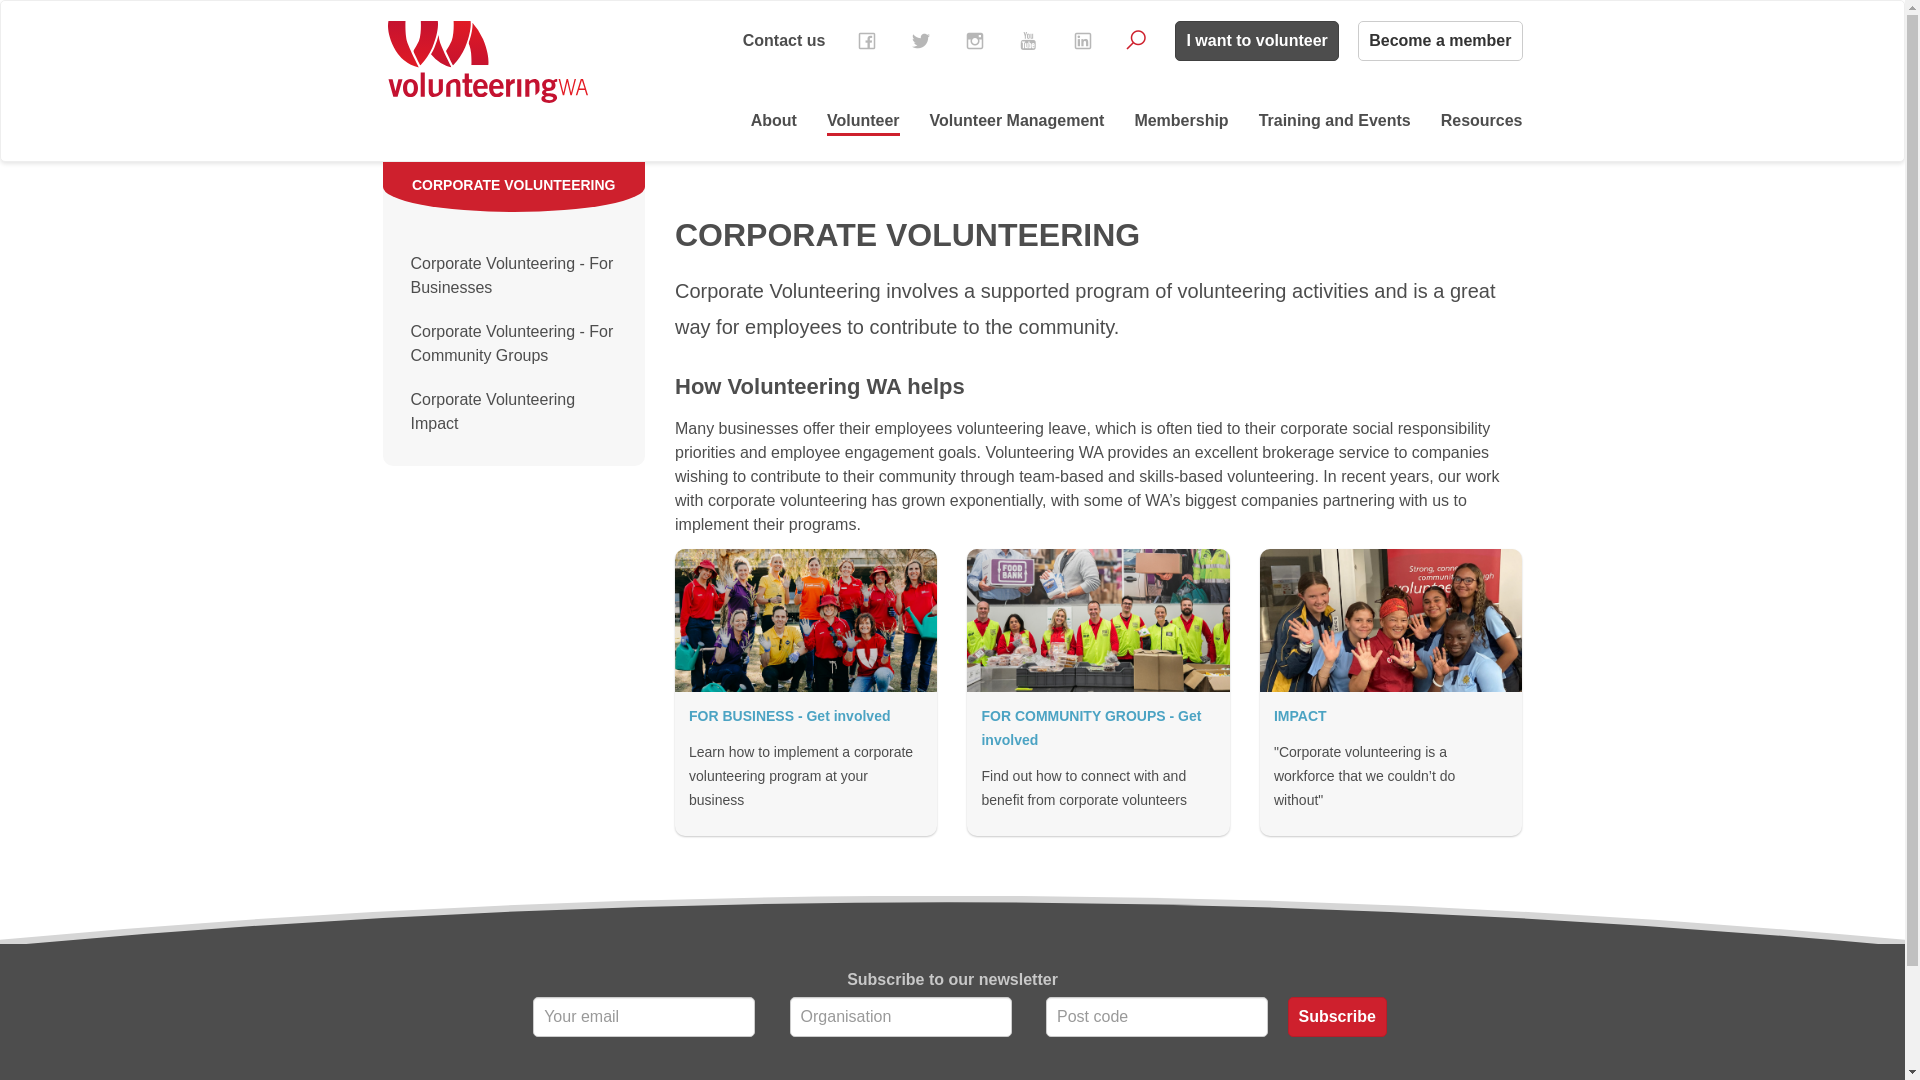 This screenshot has height=1080, width=1920. What do you see at coordinates (1111, 39) in the screenshot?
I see `'Search'` at bounding box center [1111, 39].